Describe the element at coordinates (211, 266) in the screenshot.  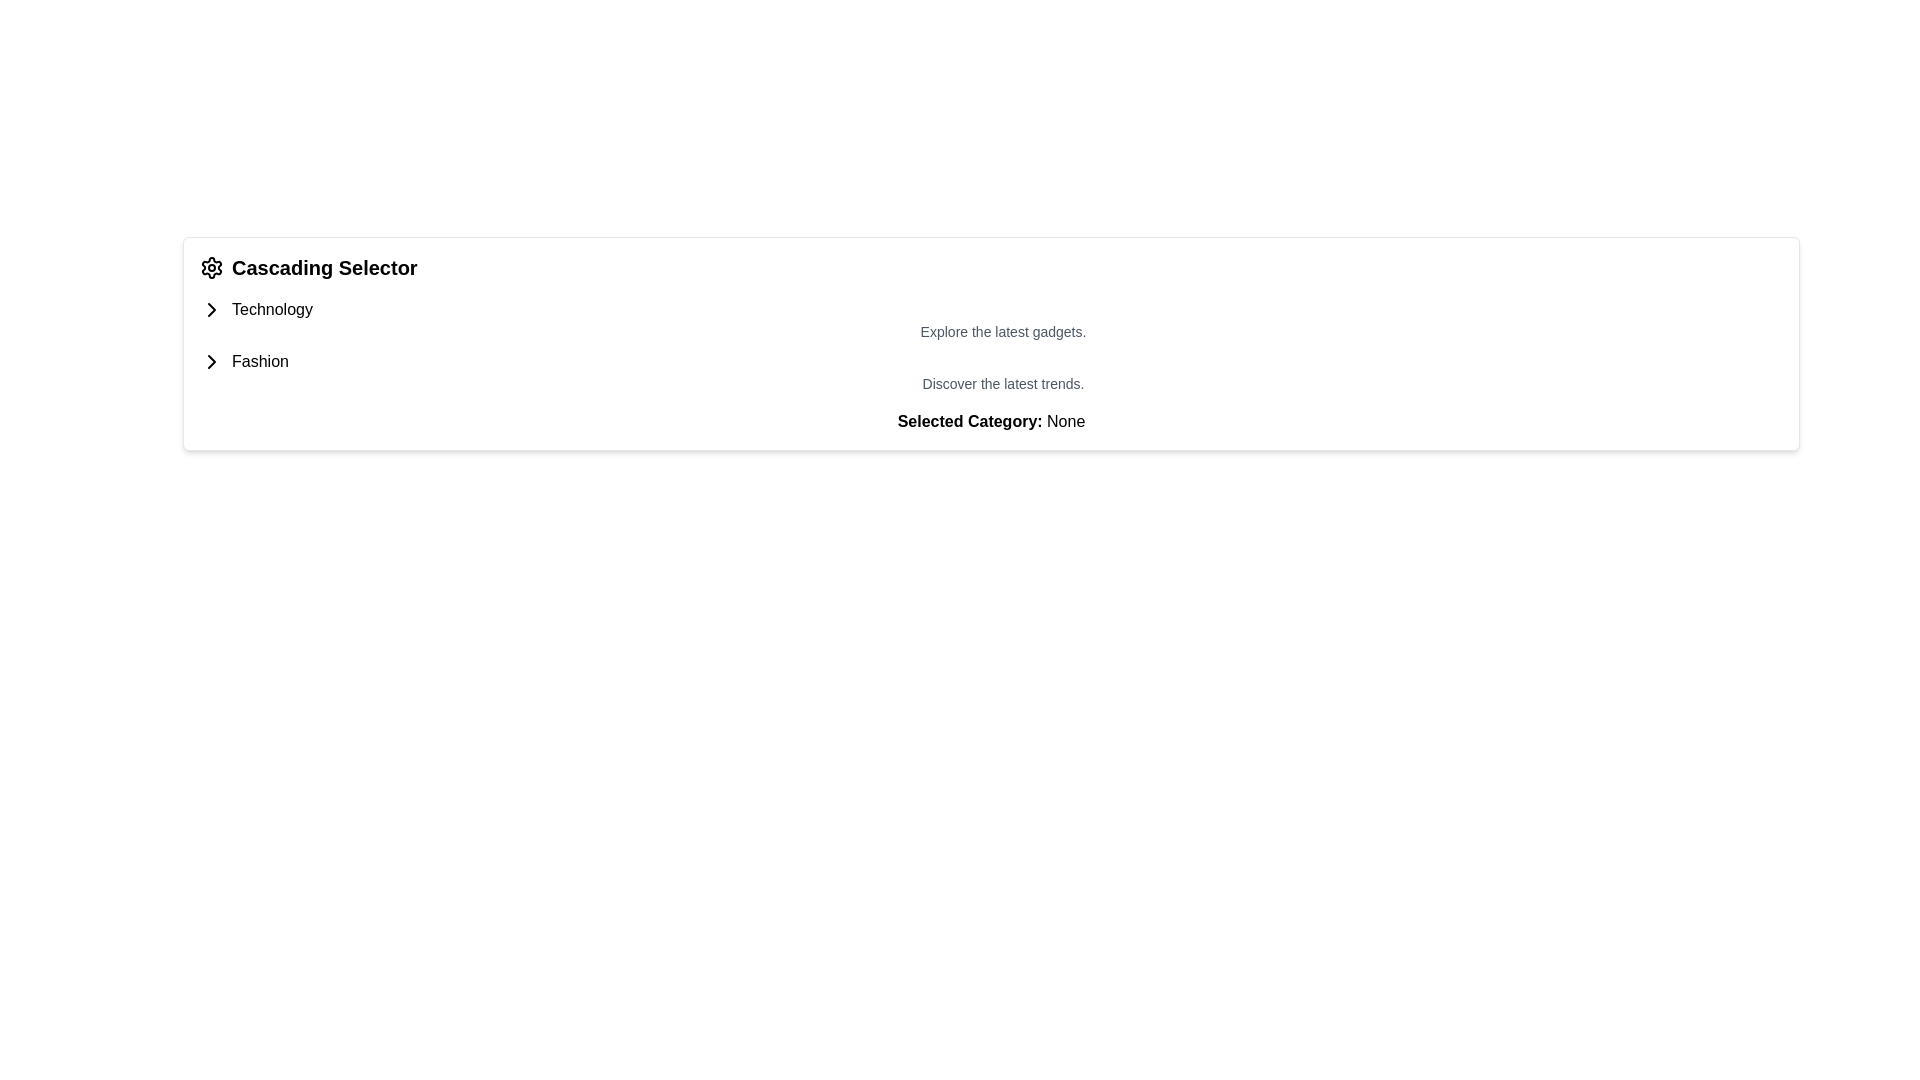
I see `the settings gear icon located to the left of the 'Cascading Selector' title` at that location.